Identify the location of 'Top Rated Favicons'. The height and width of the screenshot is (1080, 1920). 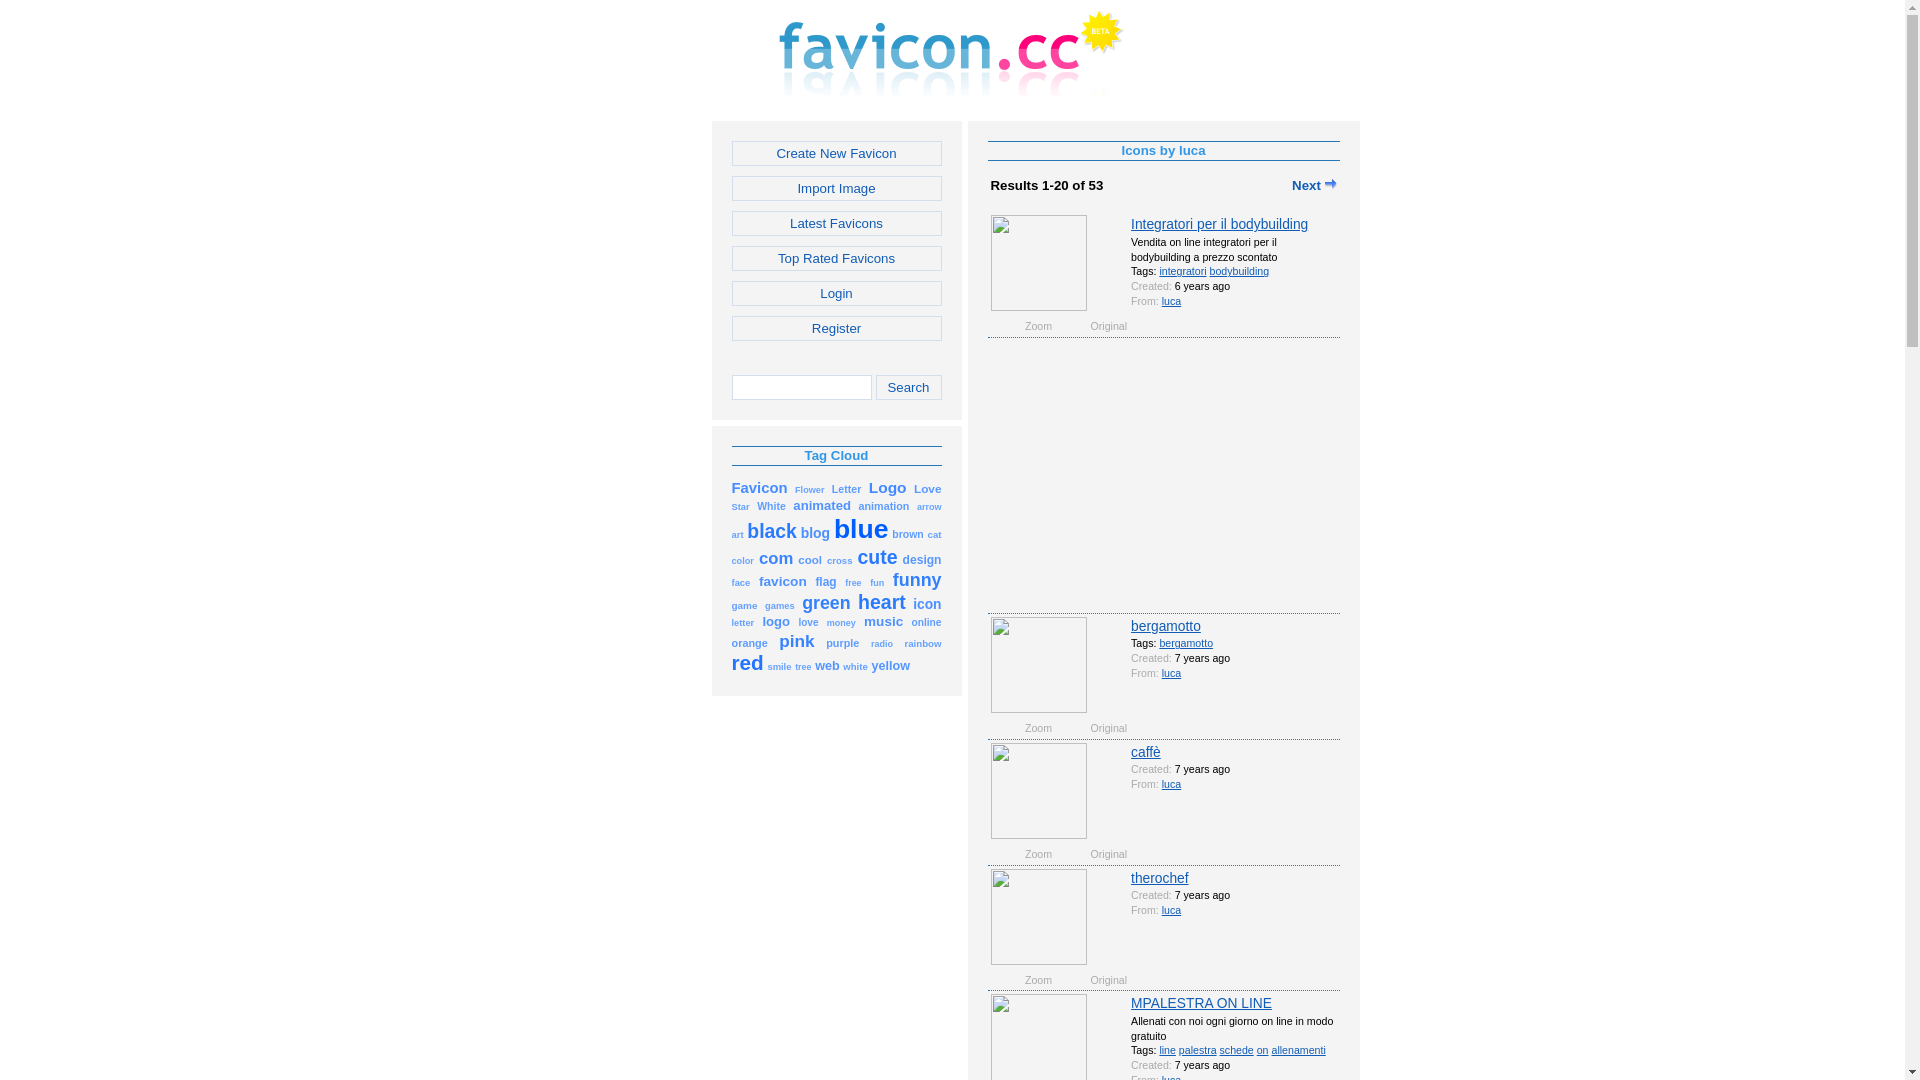
(836, 257).